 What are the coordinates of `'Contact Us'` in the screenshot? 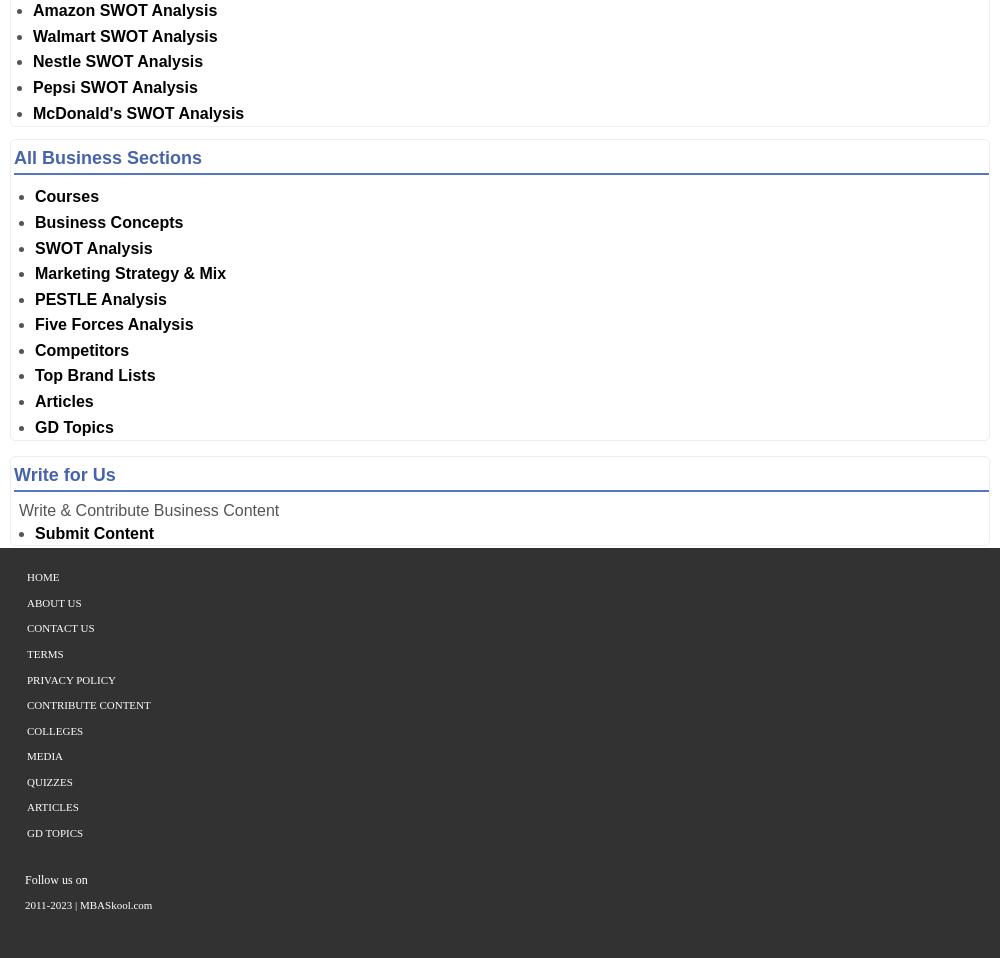 It's located at (60, 627).